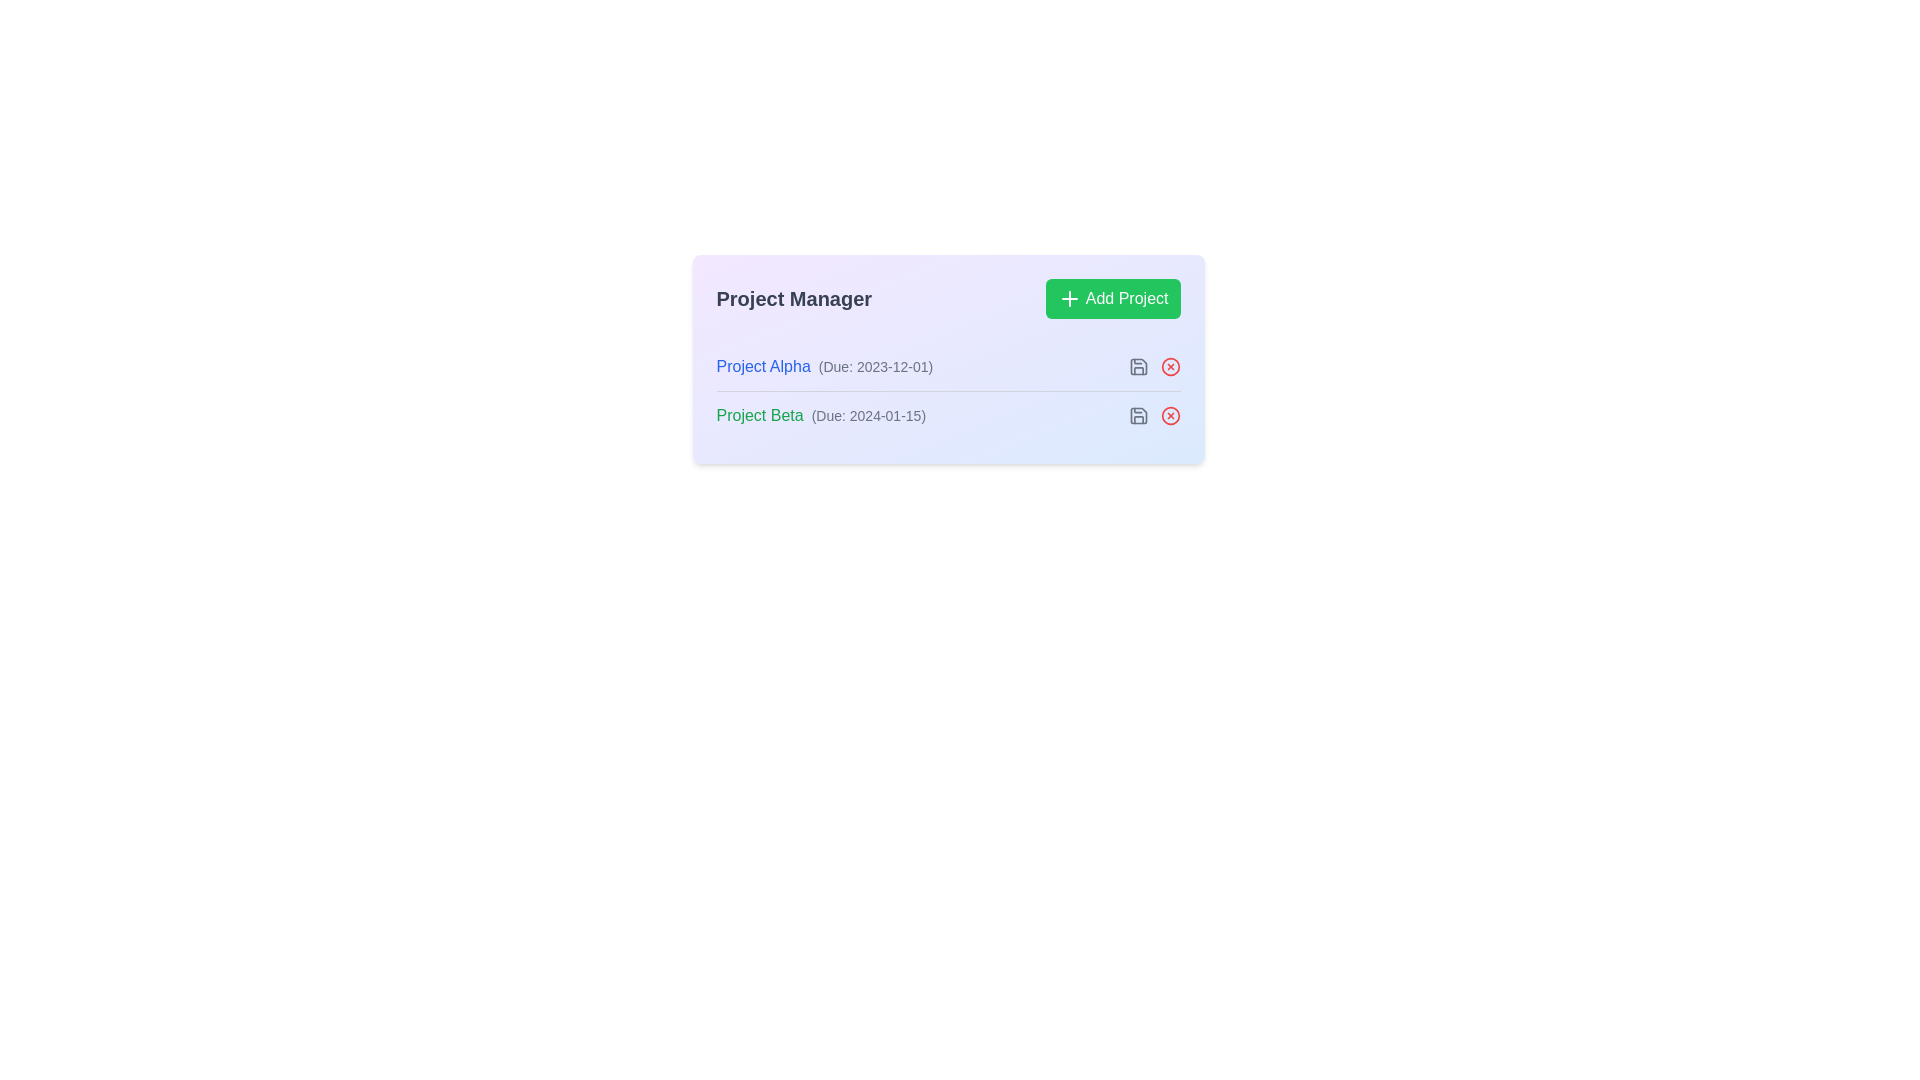  What do you see at coordinates (1154, 415) in the screenshot?
I see `the gray disk save icon in the Button Group located in the bottom right corner of the 'Project Beta (Due: 2024-01-15)' row` at bounding box center [1154, 415].